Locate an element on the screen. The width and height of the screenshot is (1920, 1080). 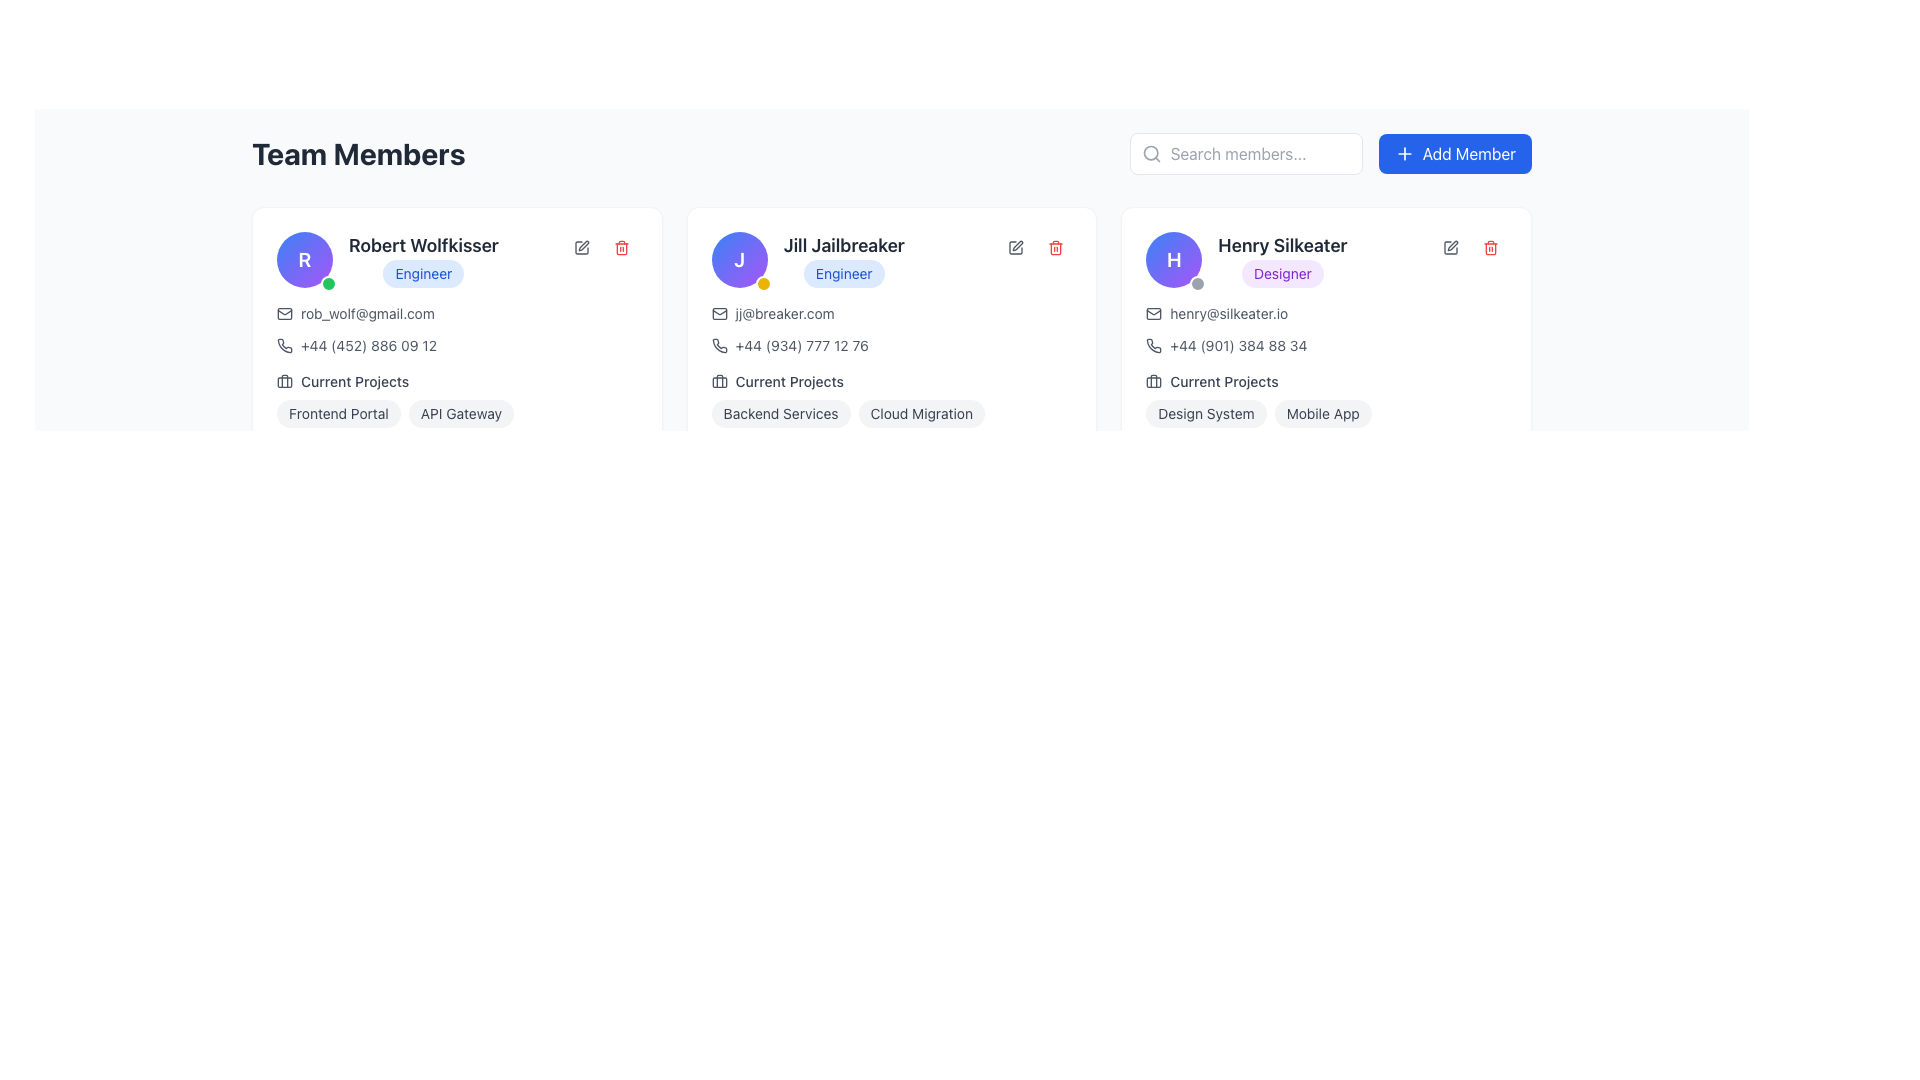
the small square button with a pencil icon located in the top-right corner of Henry Silkeater's card to initiate the edit action is located at coordinates (1450, 246).